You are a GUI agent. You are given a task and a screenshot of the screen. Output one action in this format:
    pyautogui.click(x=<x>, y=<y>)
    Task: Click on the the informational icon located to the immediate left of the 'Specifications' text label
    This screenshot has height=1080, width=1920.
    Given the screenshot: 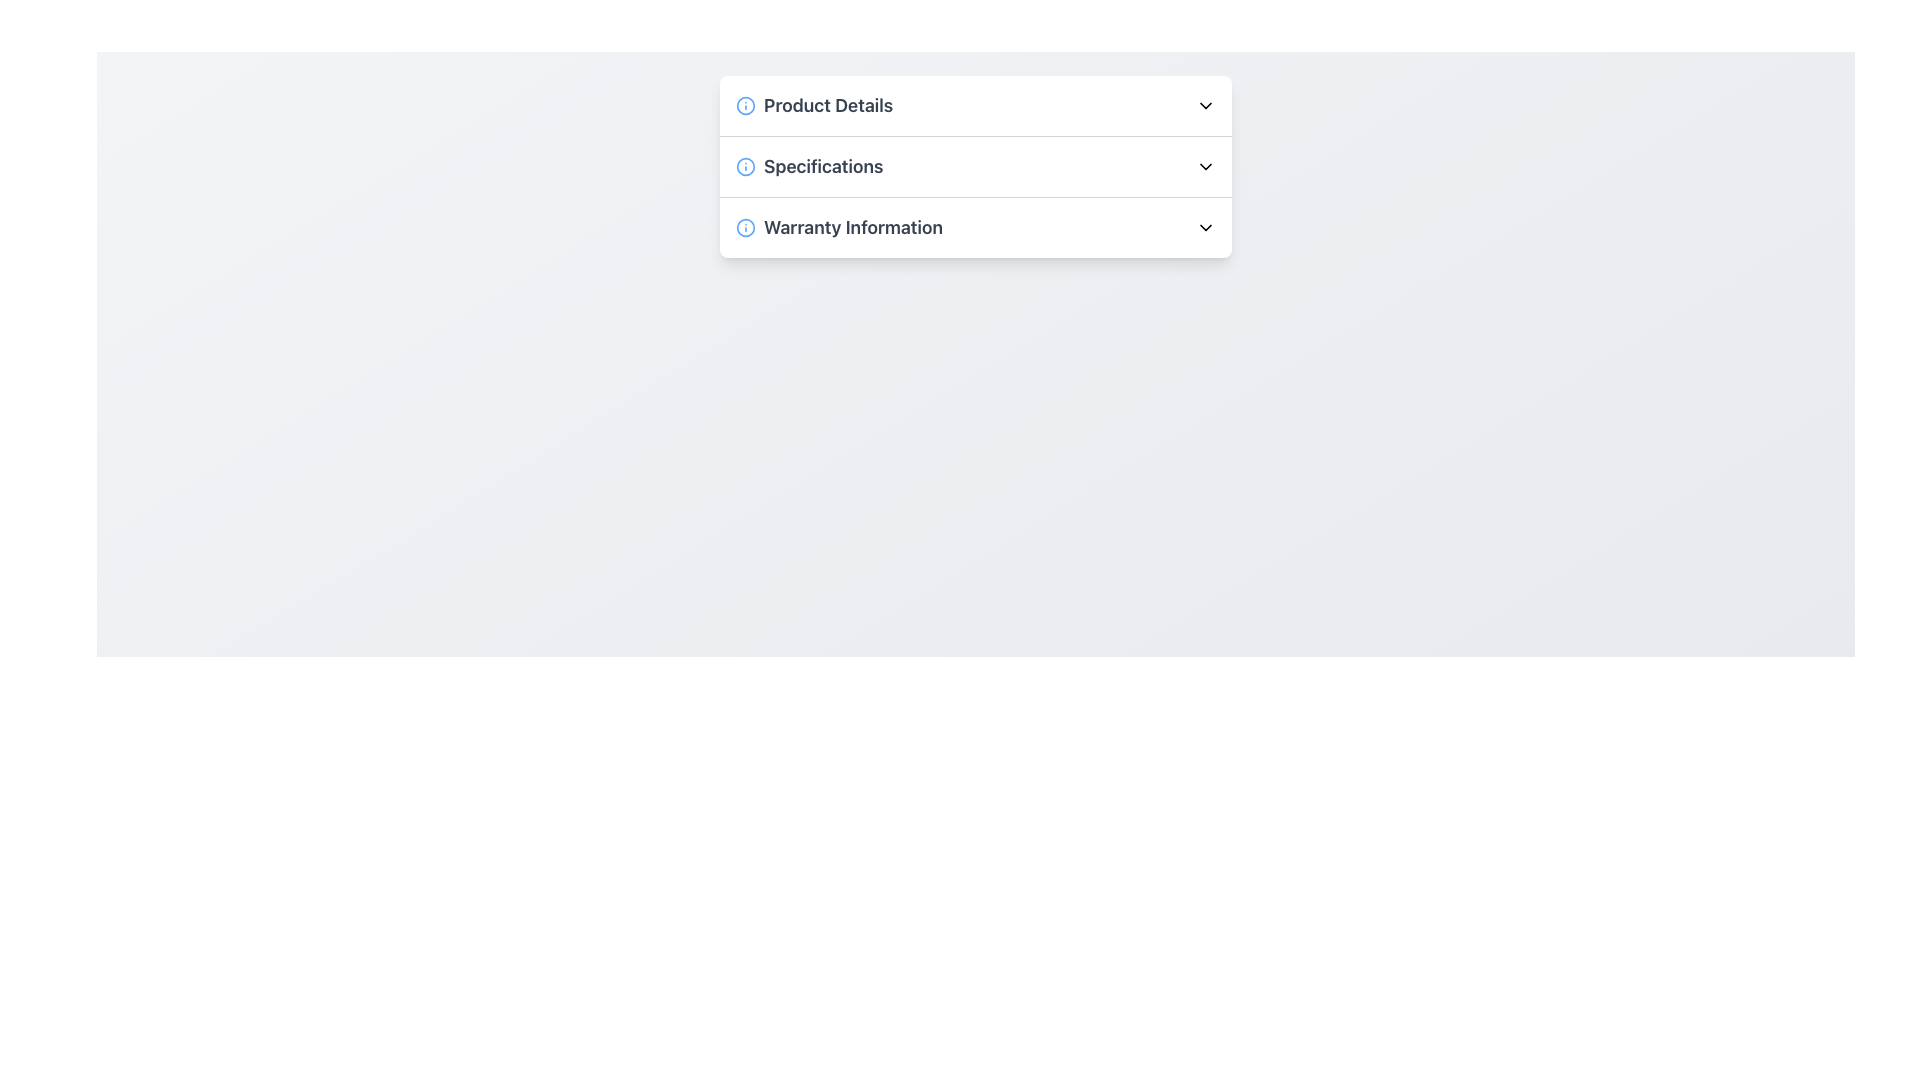 What is the action you would take?
    pyautogui.click(x=744, y=165)
    